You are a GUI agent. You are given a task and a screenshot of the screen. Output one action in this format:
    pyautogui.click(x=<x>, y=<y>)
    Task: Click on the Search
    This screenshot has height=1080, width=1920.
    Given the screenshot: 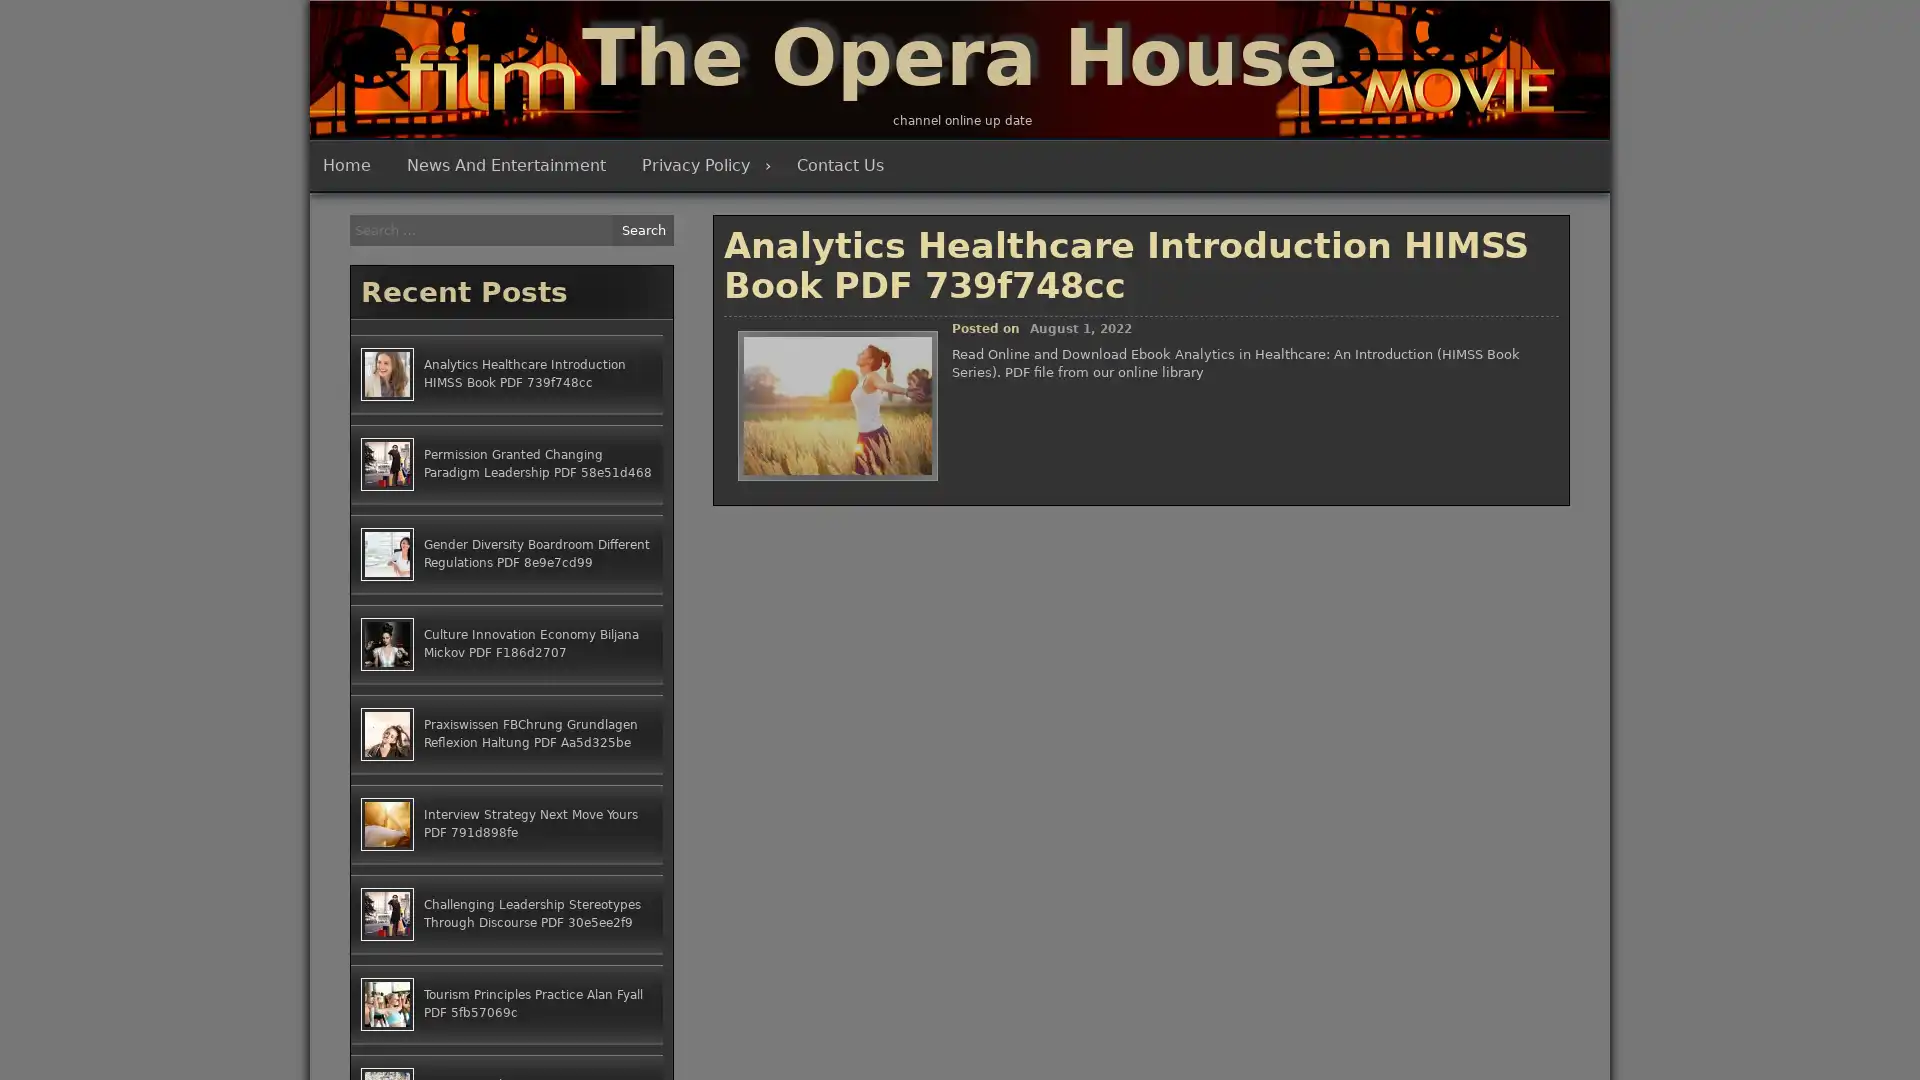 What is the action you would take?
    pyautogui.click(x=643, y=229)
    